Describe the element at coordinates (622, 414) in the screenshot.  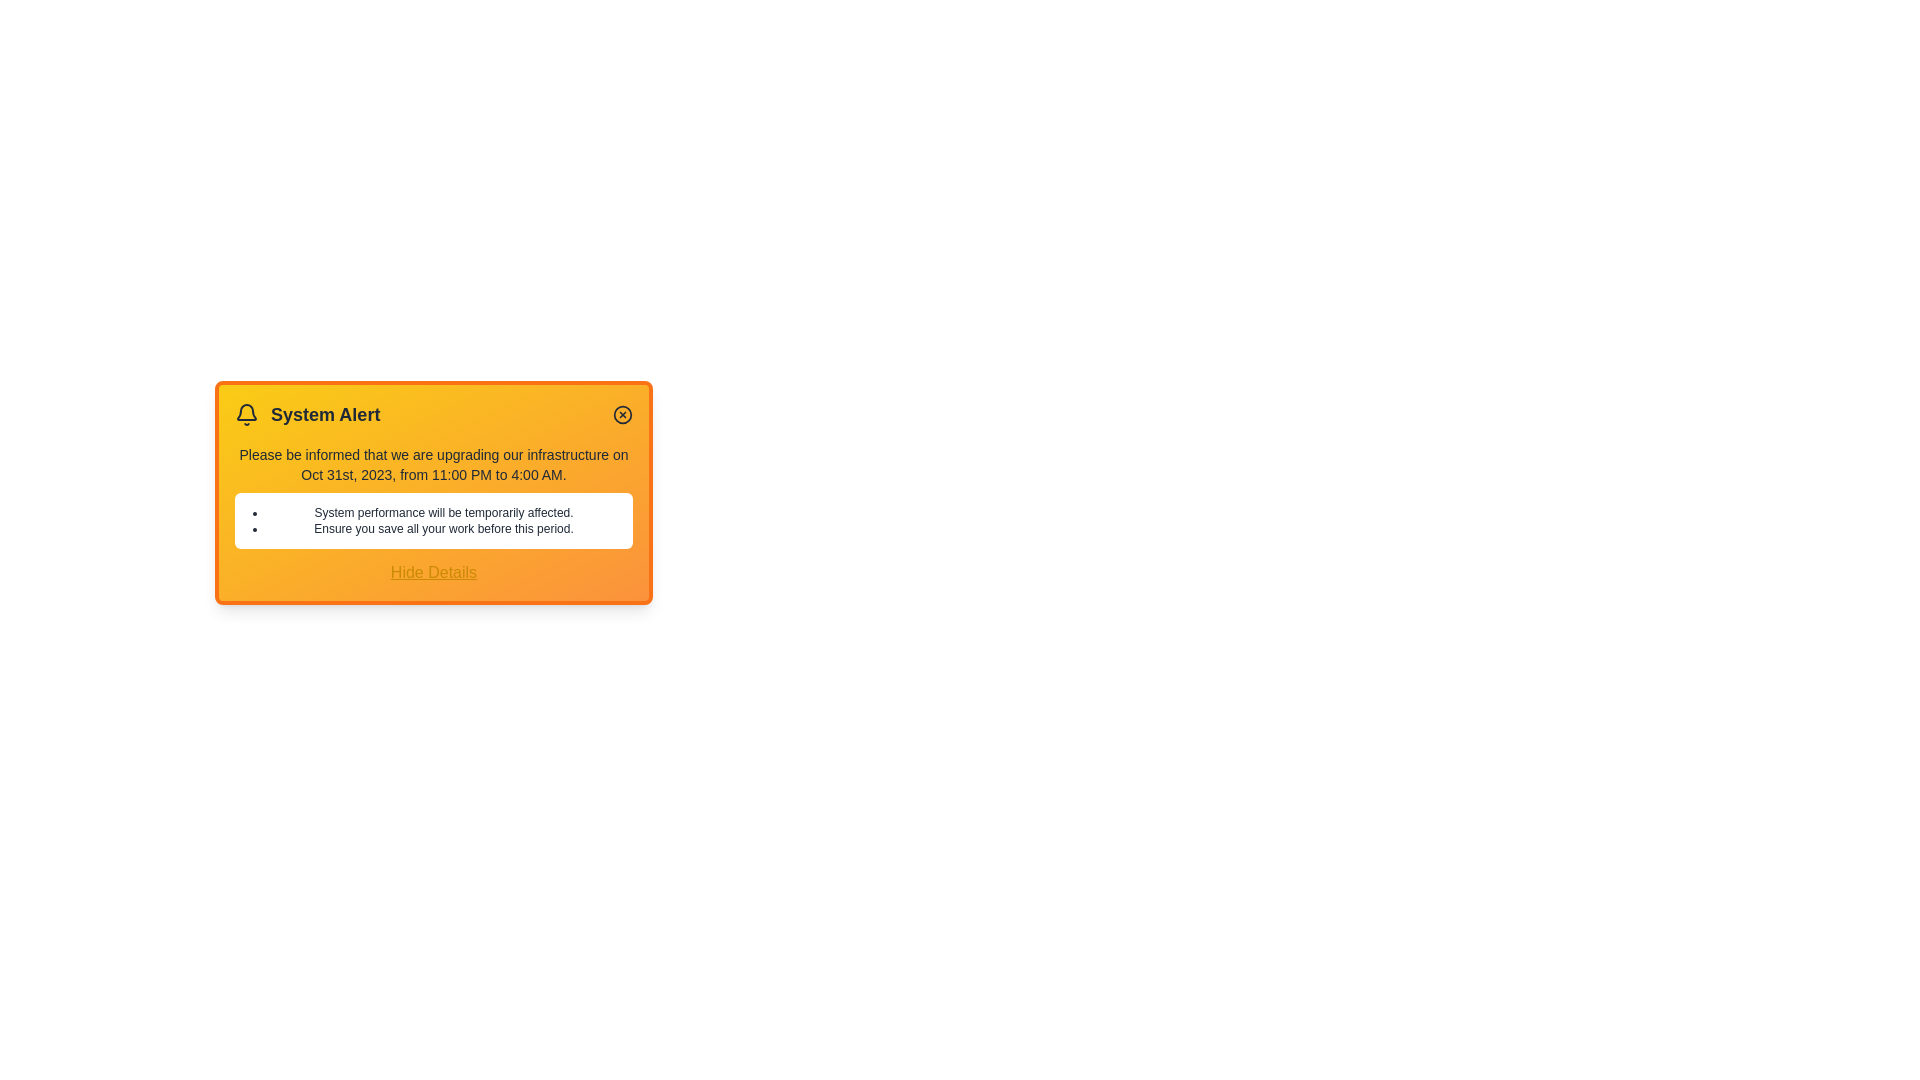
I see `the close button of the alert to close it` at that location.